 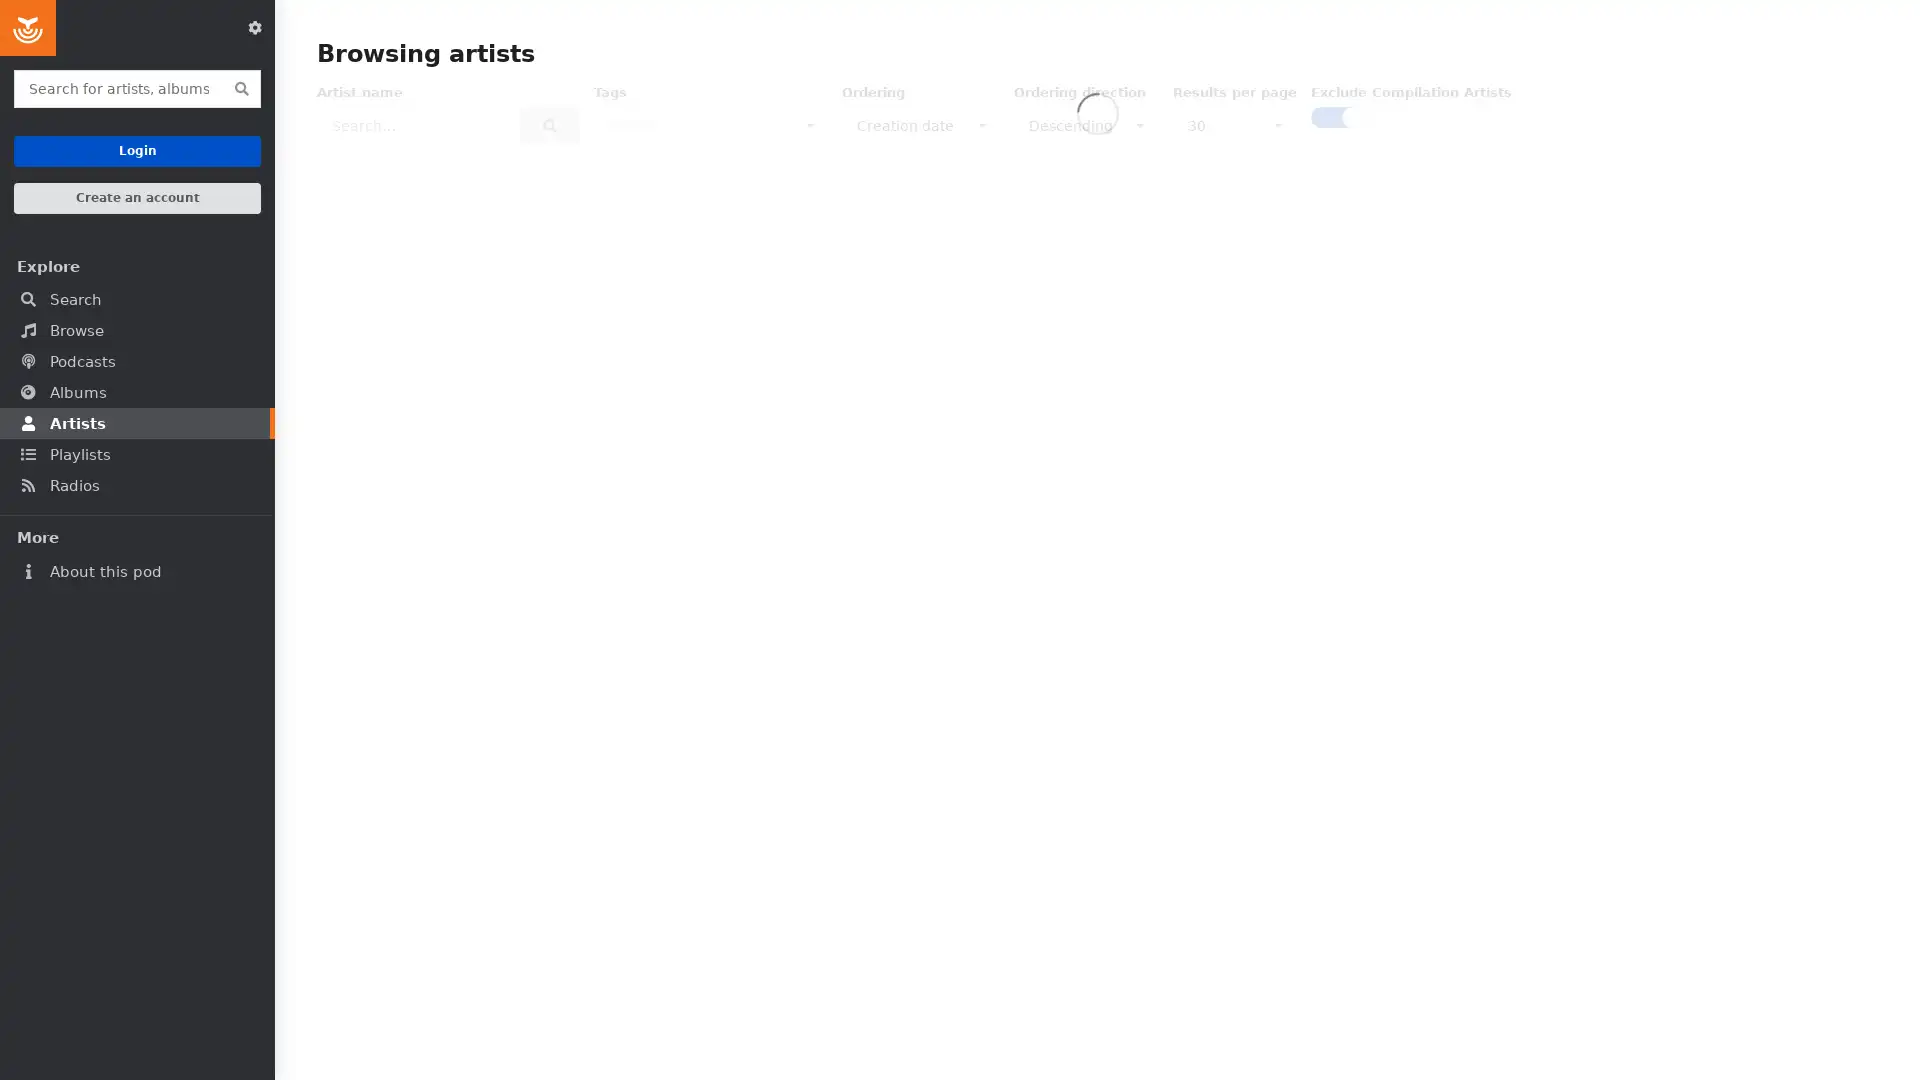 What do you see at coordinates (1136, 1035) in the screenshot?
I see `Play artist` at bounding box center [1136, 1035].